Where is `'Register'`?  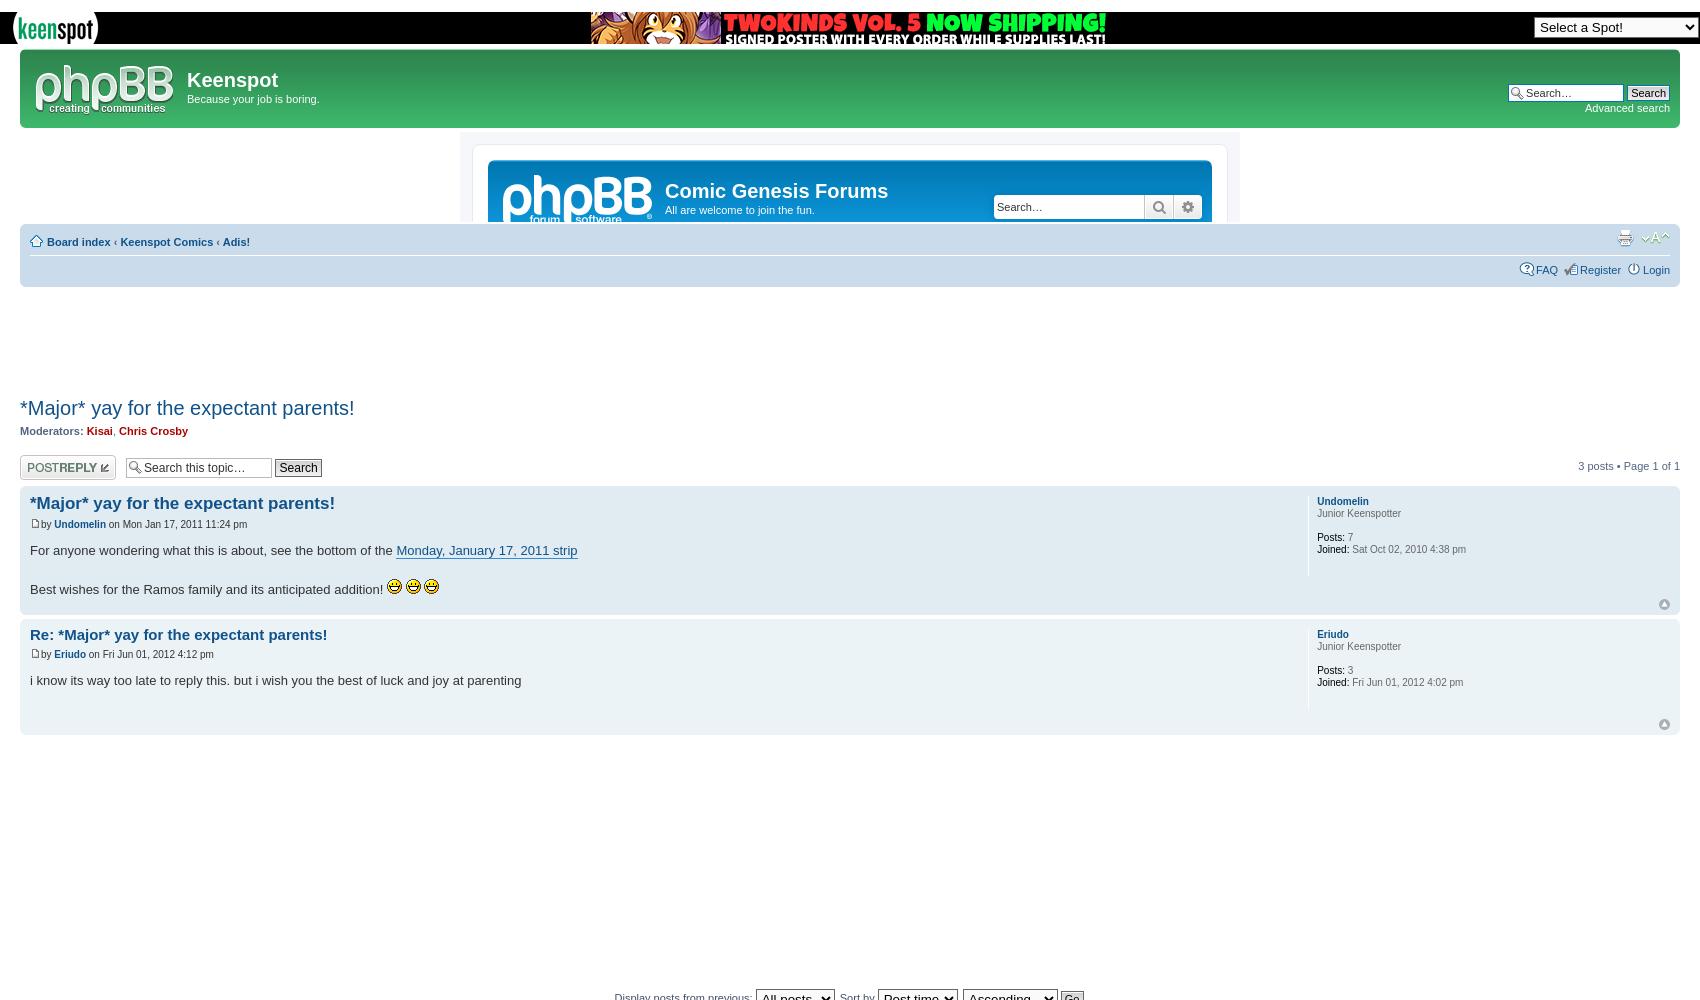
'Register' is located at coordinates (1579, 269).